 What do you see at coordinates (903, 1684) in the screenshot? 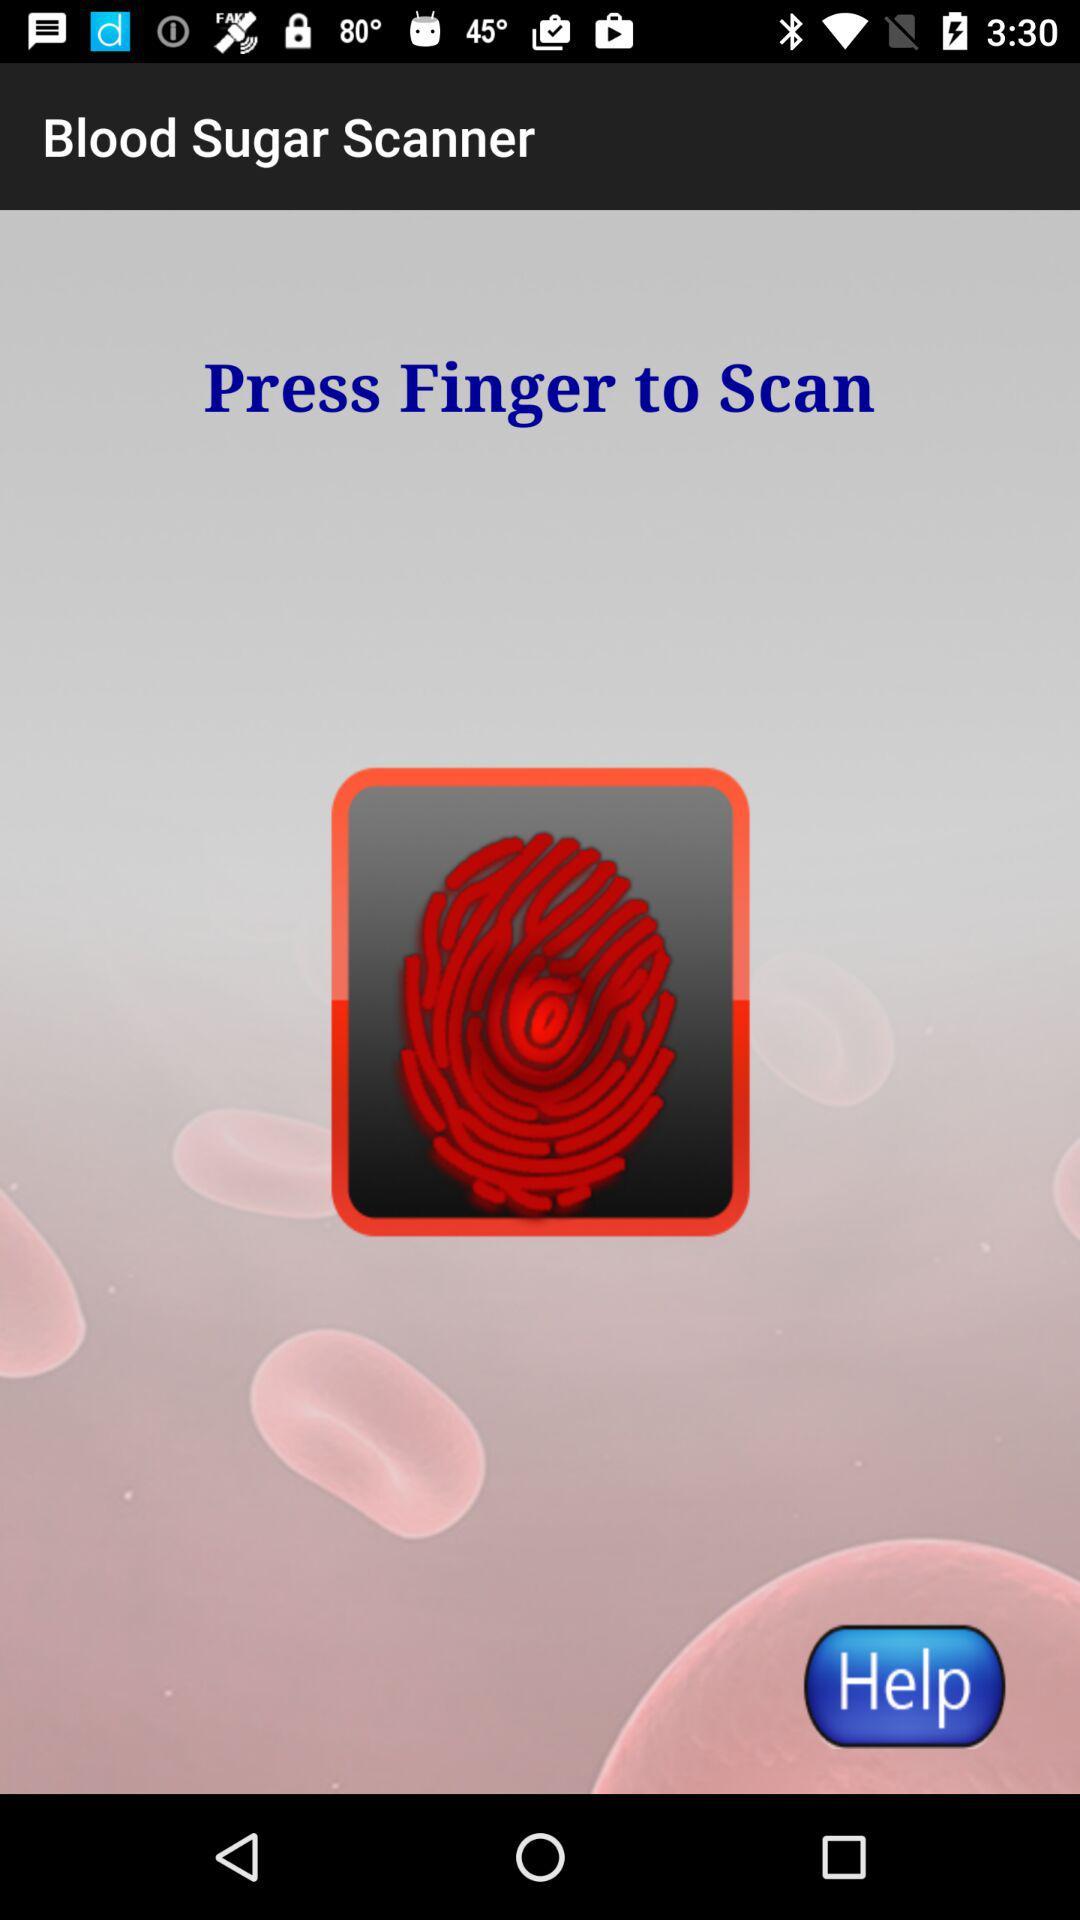
I see `the item at the bottom right corner` at bounding box center [903, 1684].